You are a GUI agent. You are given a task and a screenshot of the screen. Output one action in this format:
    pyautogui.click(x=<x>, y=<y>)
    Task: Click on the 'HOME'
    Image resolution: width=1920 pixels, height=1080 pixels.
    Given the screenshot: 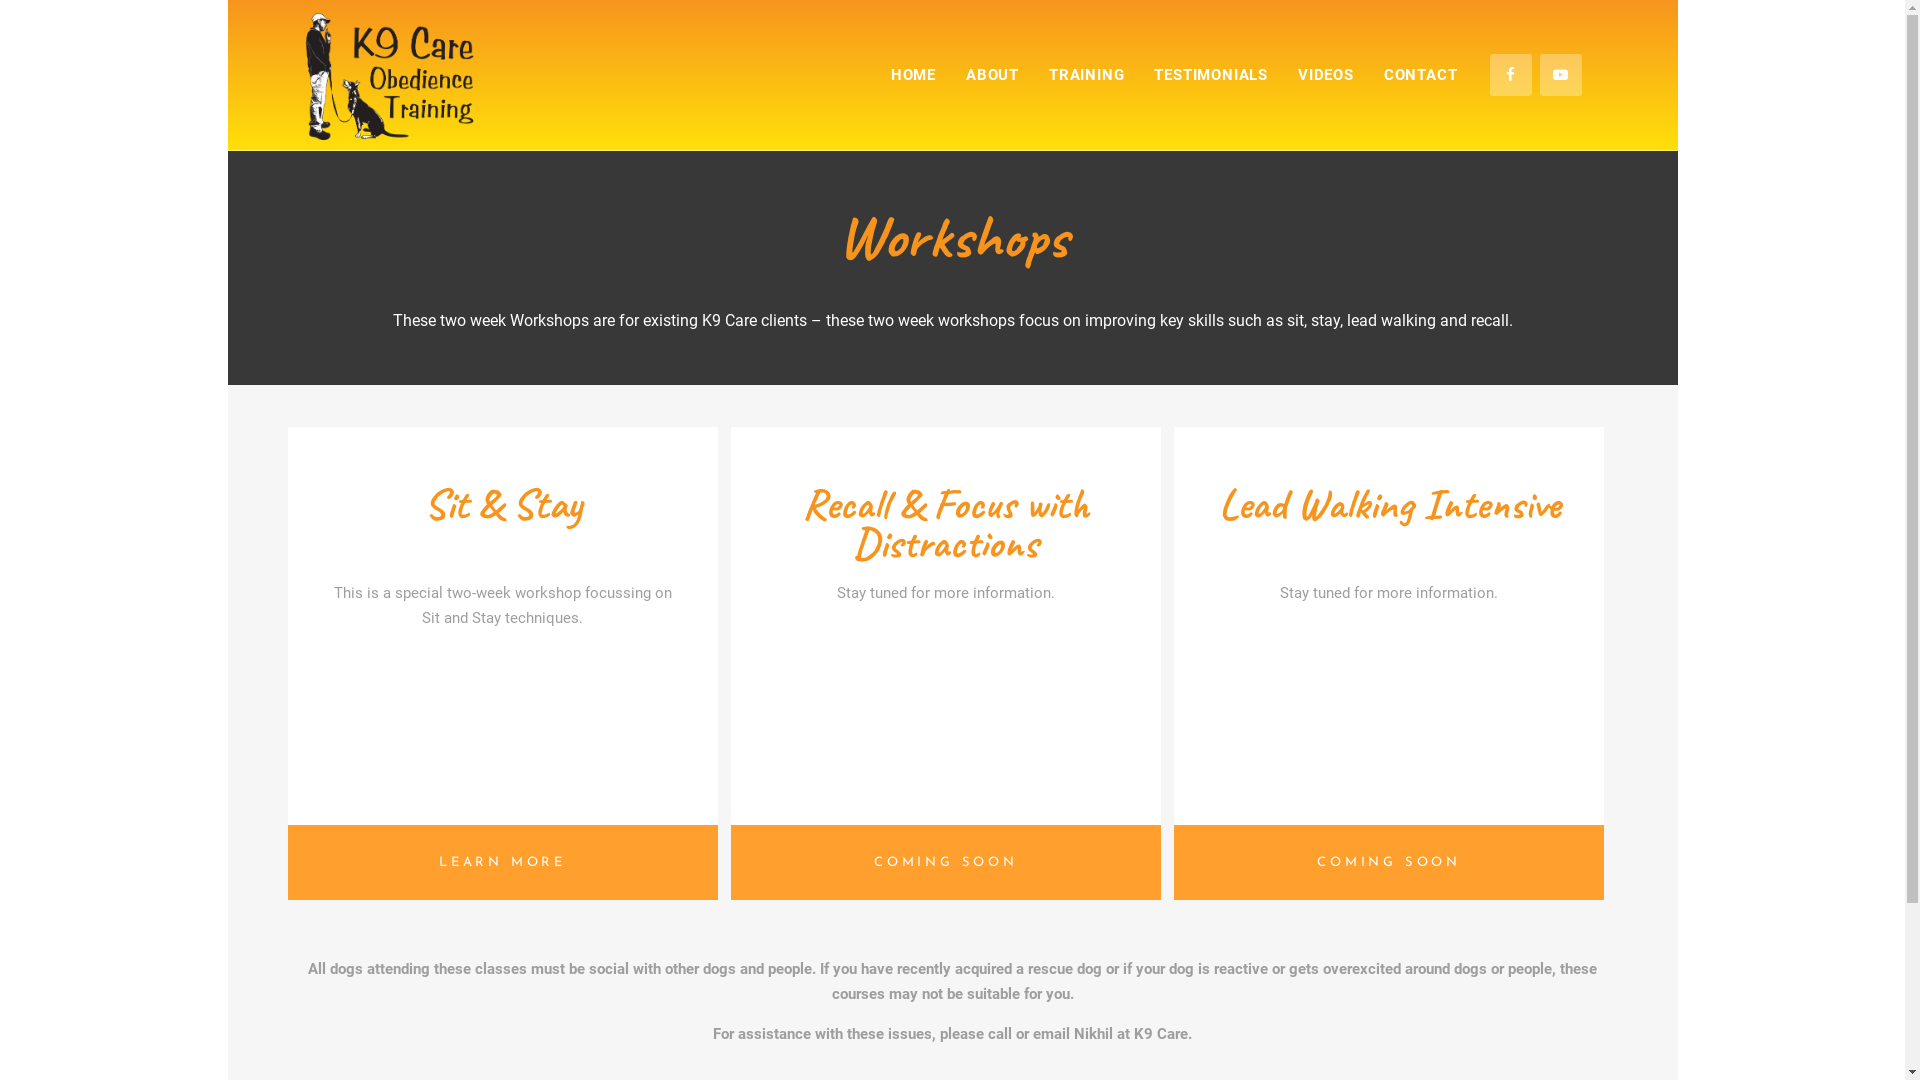 What is the action you would take?
    pyautogui.click(x=912, y=73)
    